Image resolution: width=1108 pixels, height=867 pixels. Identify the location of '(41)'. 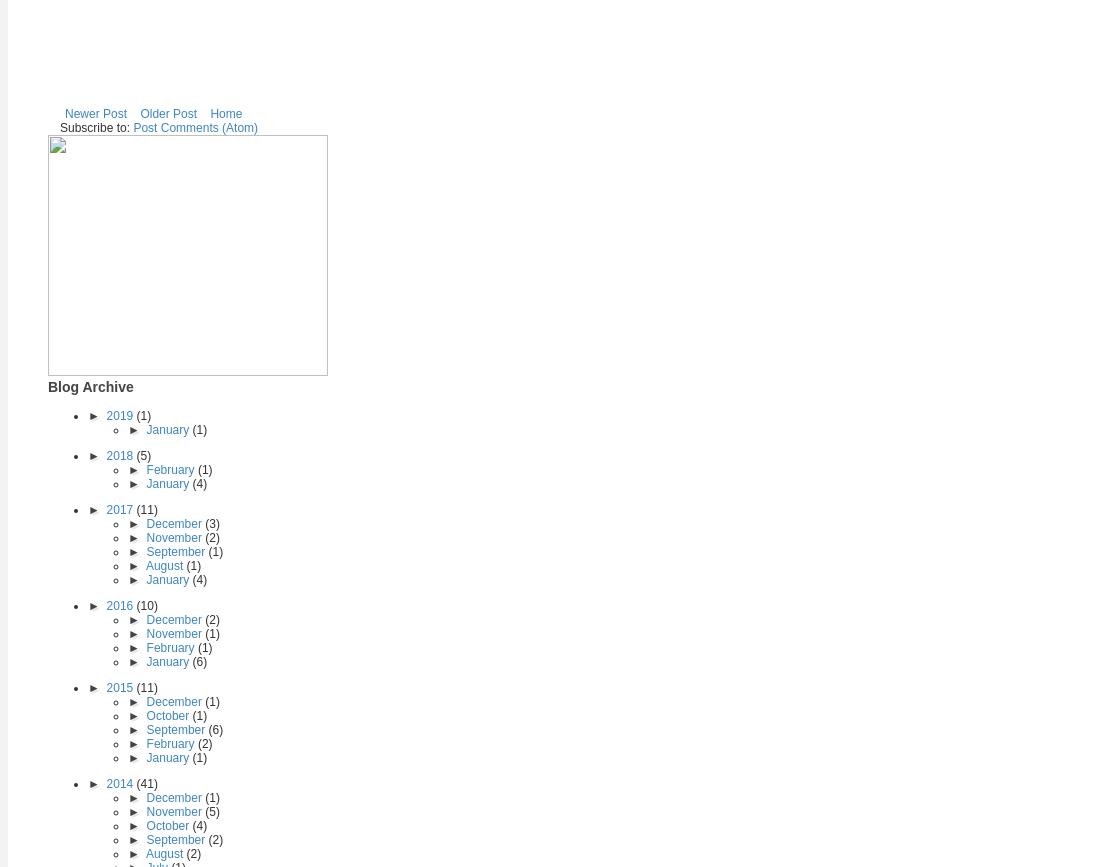
(135, 781).